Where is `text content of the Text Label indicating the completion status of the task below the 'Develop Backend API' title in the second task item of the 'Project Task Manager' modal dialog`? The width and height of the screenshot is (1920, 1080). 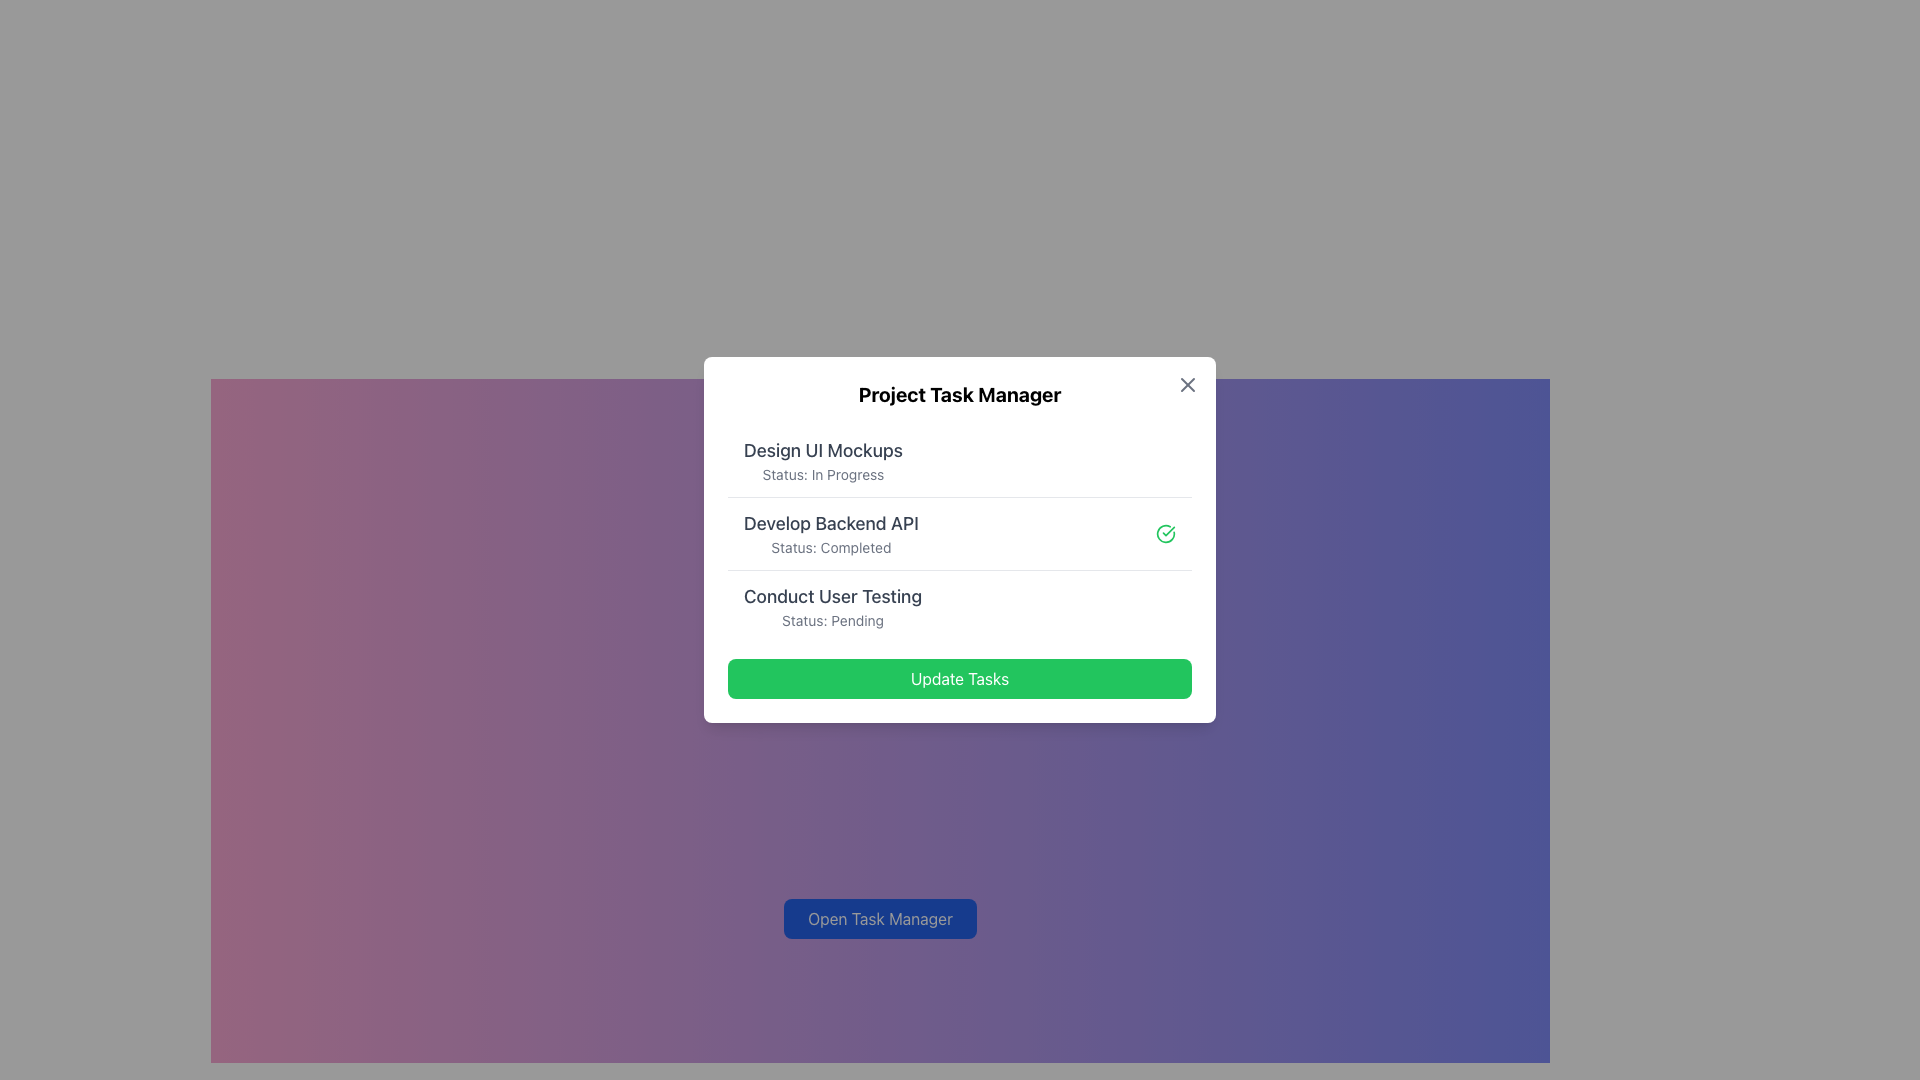
text content of the Text Label indicating the completion status of the task below the 'Develop Backend API' title in the second task item of the 'Project Task Manager' modal dialog is located at coordinates (831, 547).